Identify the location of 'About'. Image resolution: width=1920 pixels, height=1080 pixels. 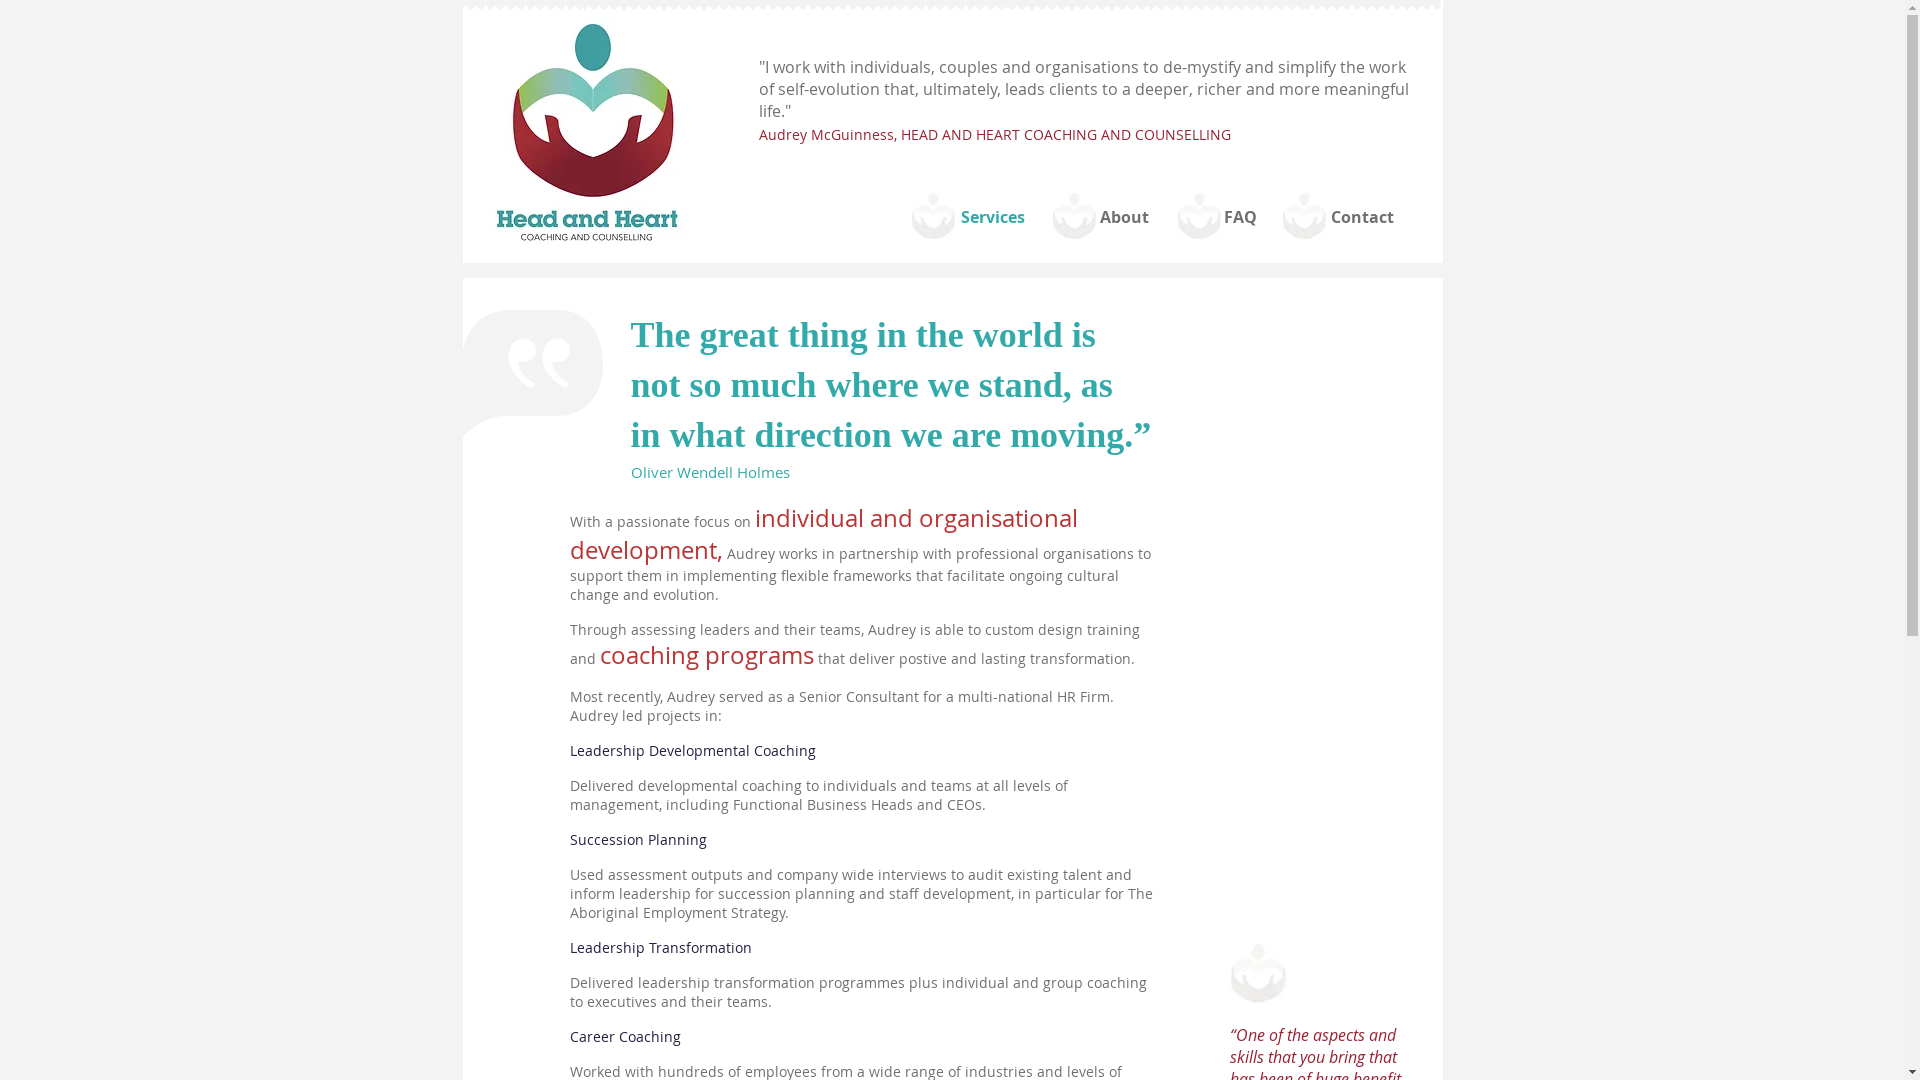
(1123, 217).